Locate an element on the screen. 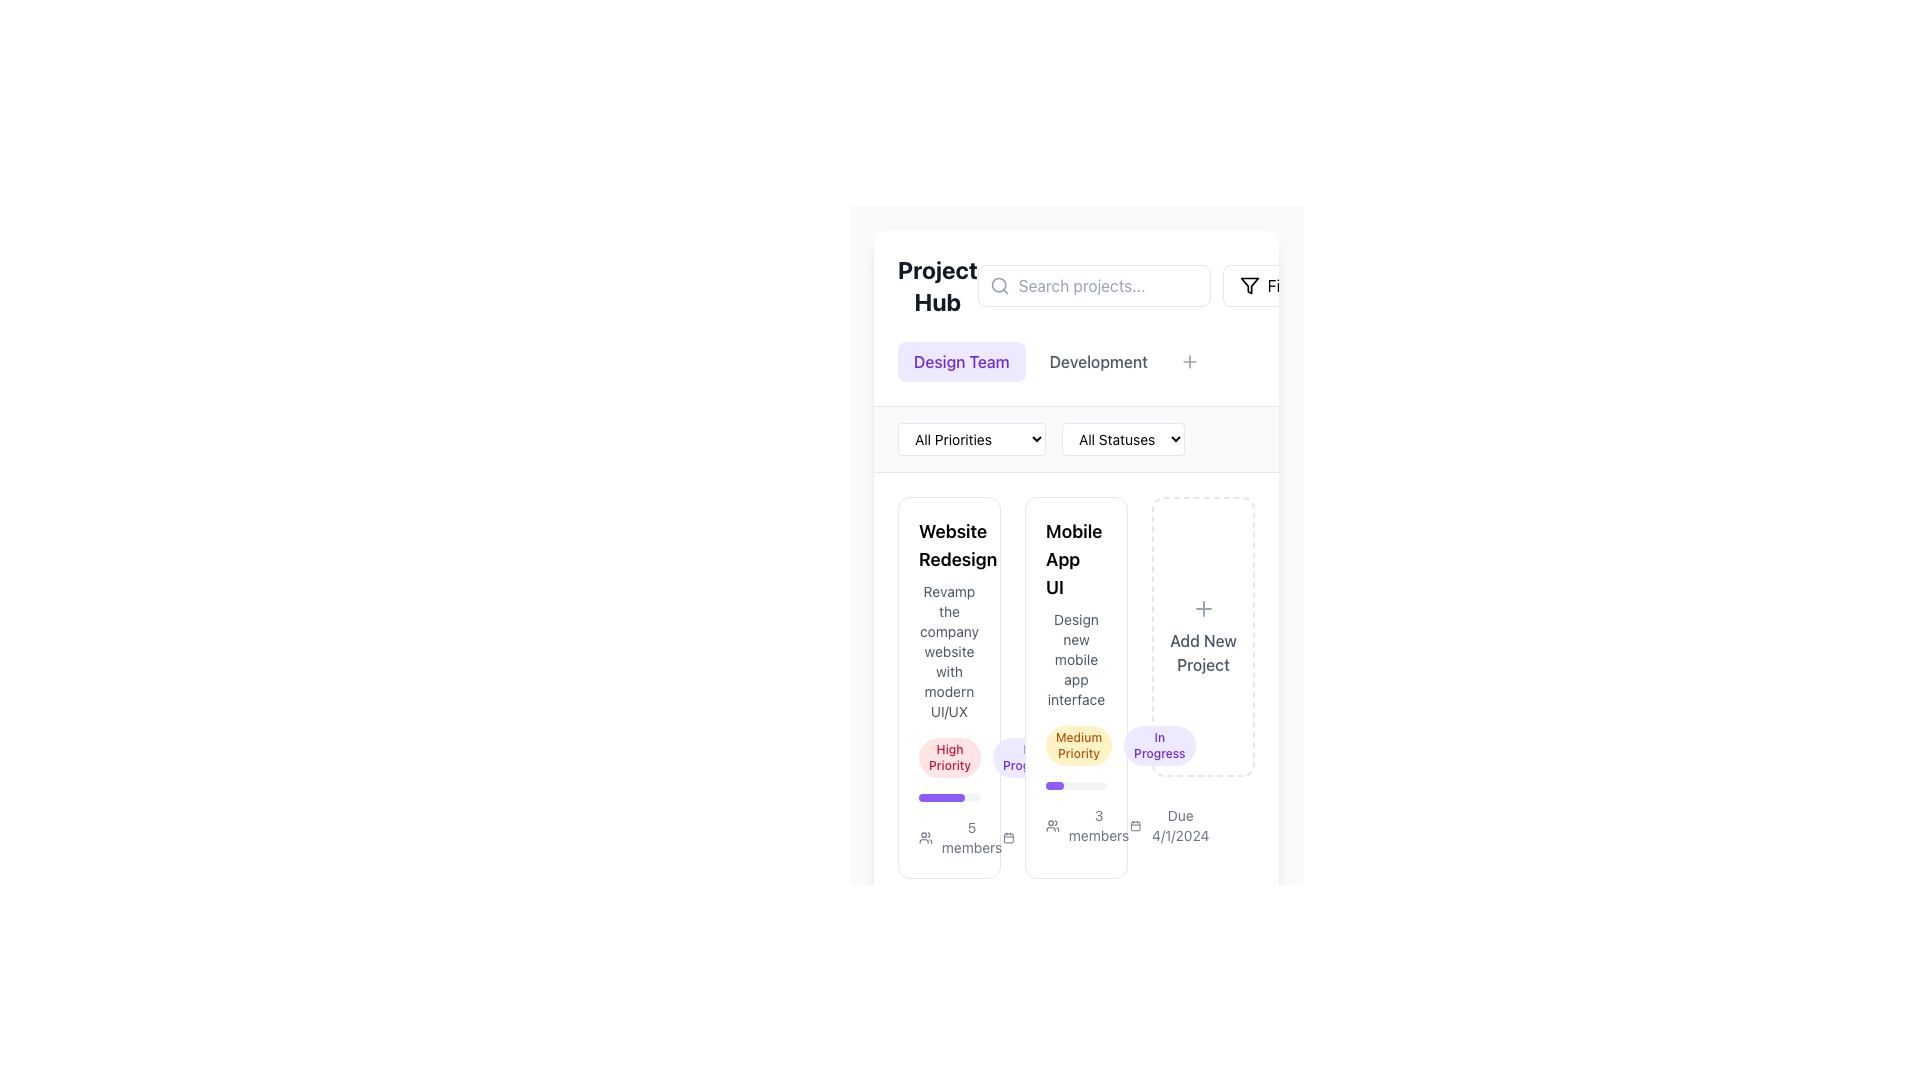 This screenshot has width=1920, height=1080. the filter button located in the top-right corner of the interface is located at coordinates (1274, 285).